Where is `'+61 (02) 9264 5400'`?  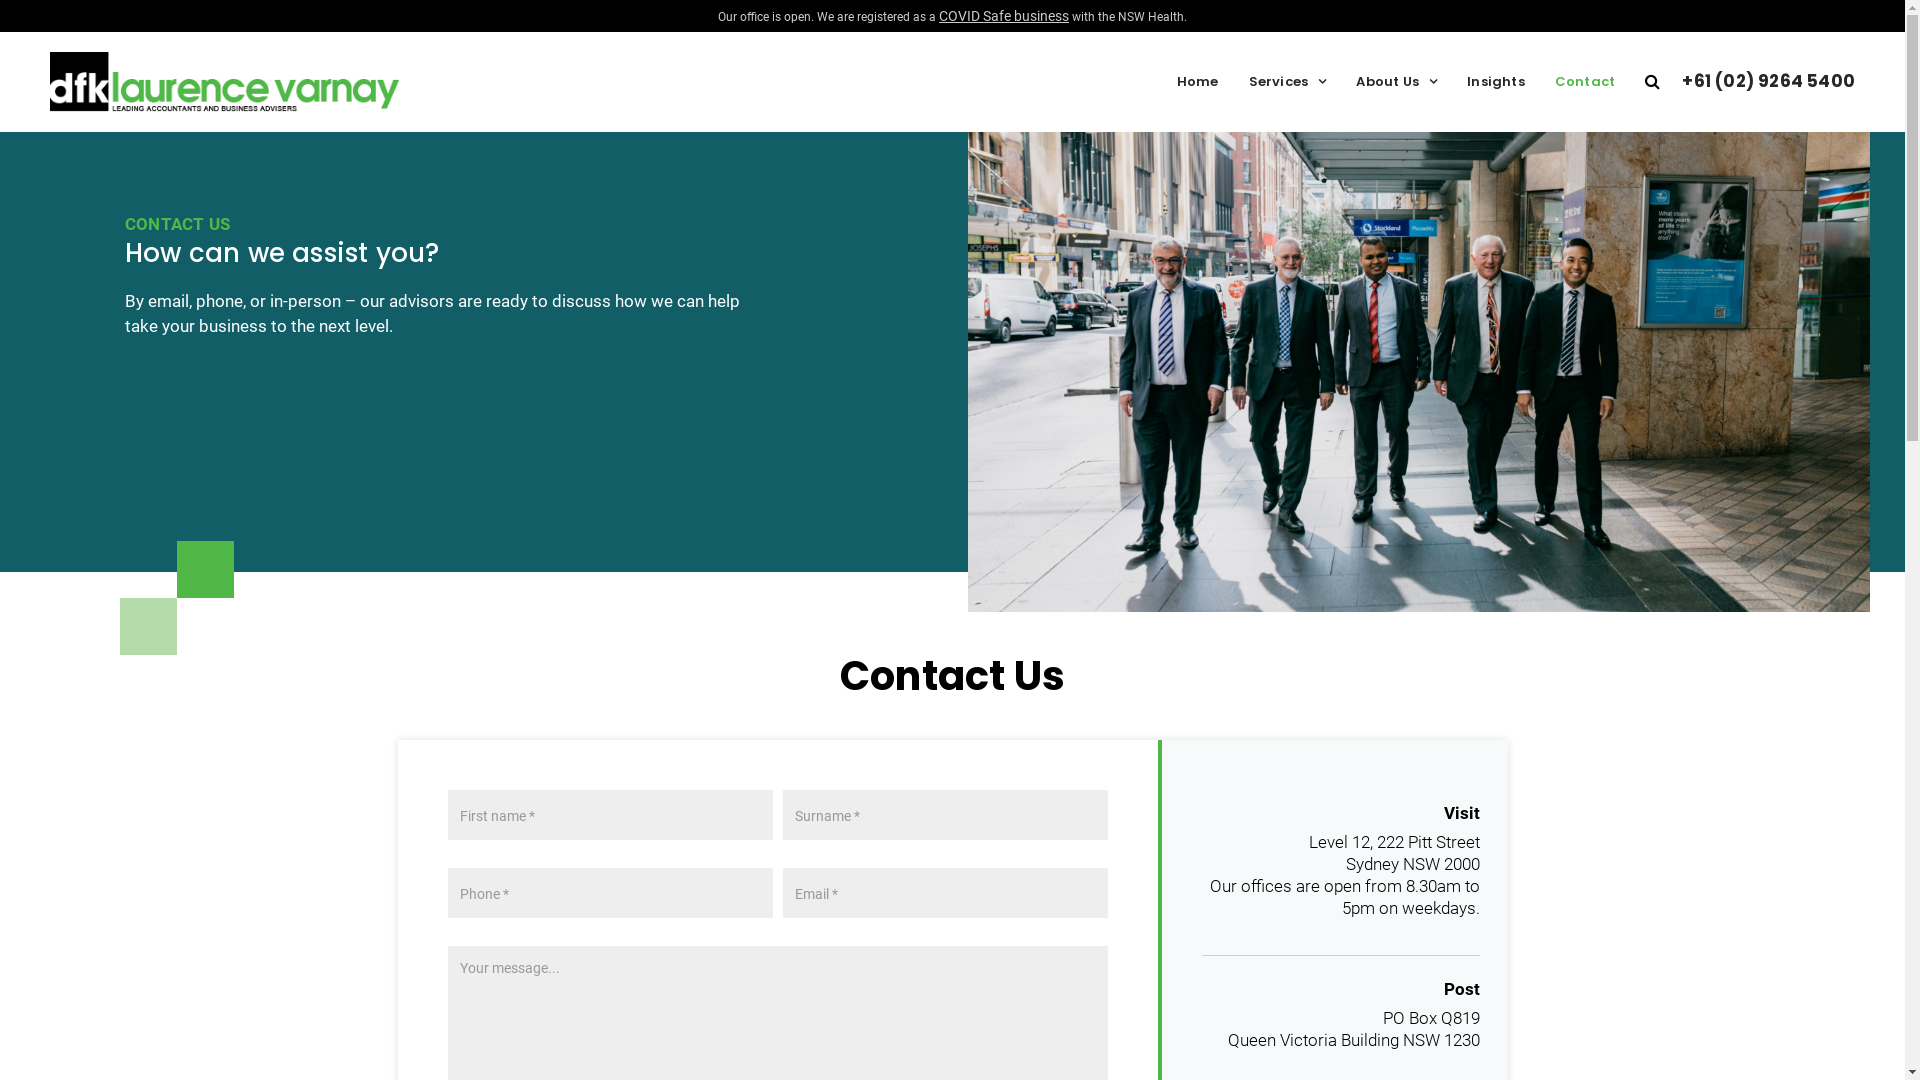
'+61 (02) 9264 5400' is located at coordinates (1768, 80).